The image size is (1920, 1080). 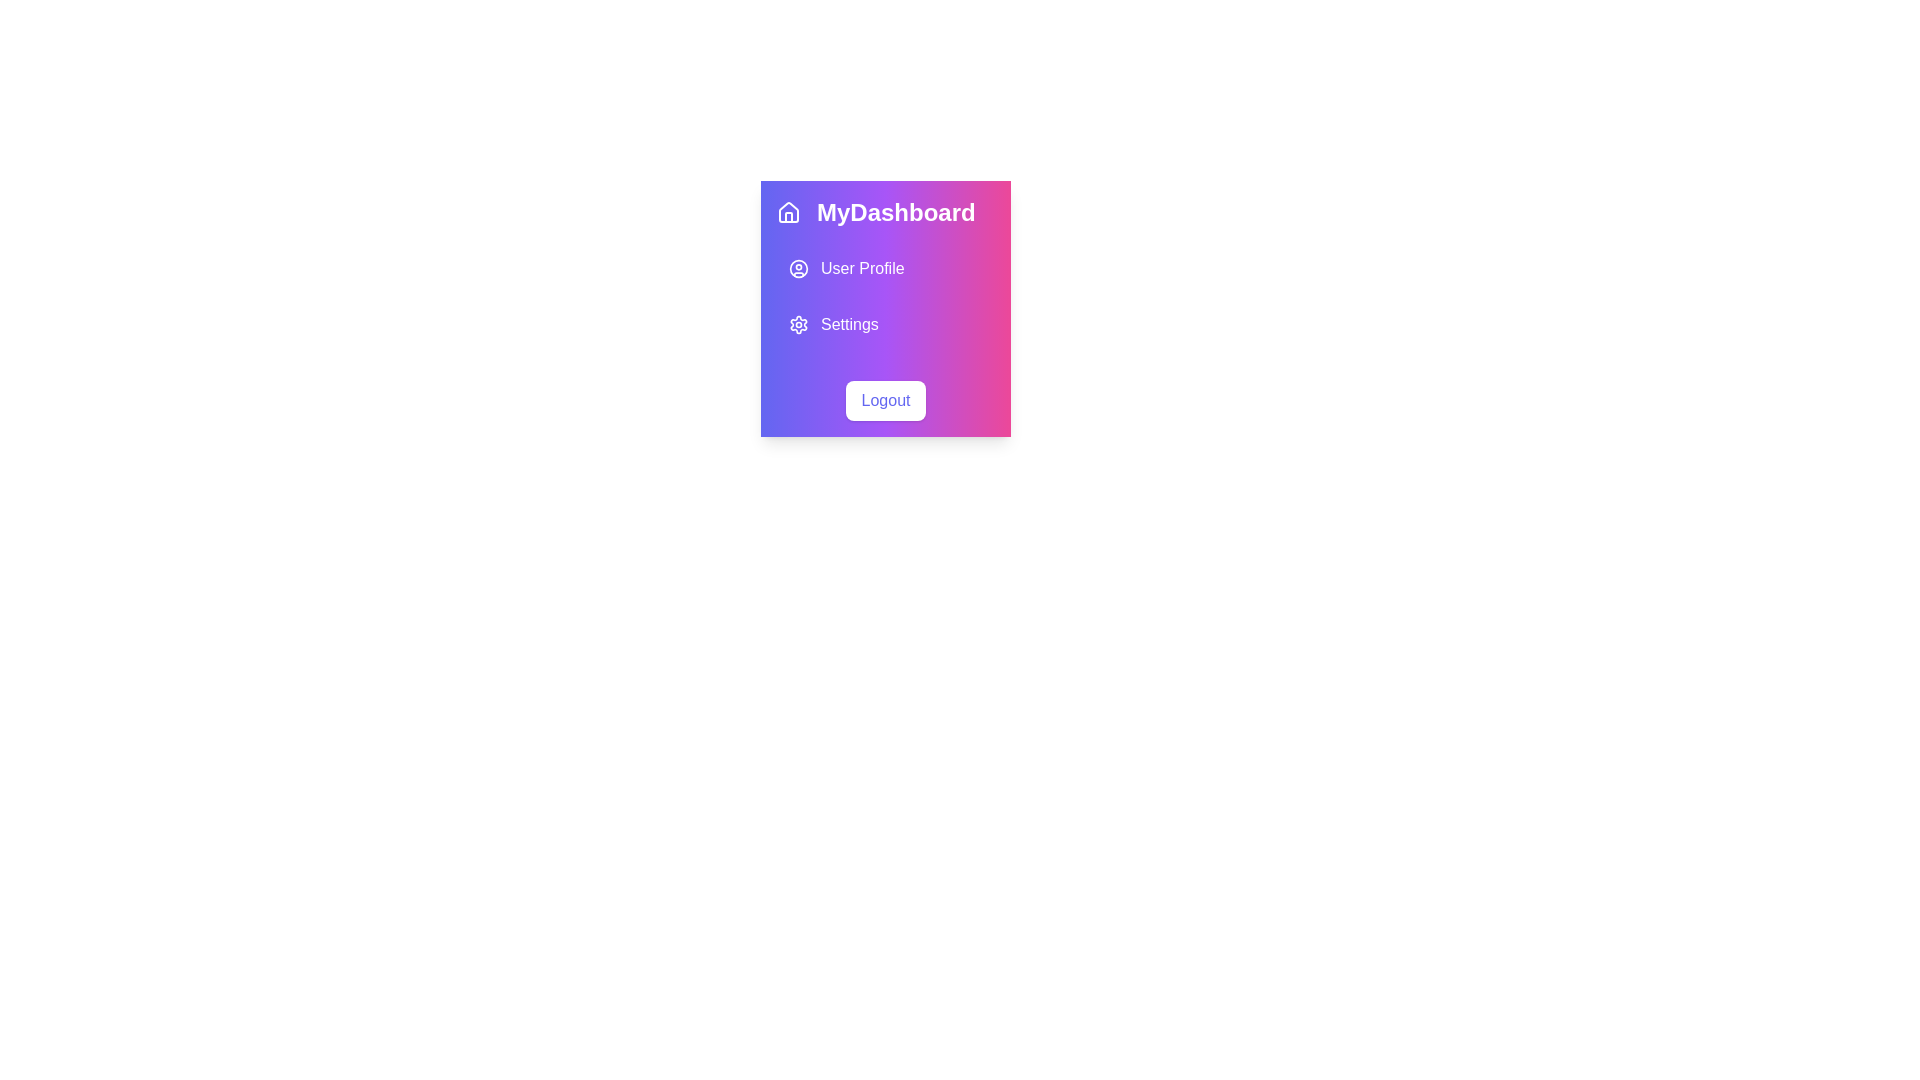 I want to click on the stylized house icon located to the left of the 'MyDashboard' text in the header section of the dashboard interface, so click(x=787, y=212).